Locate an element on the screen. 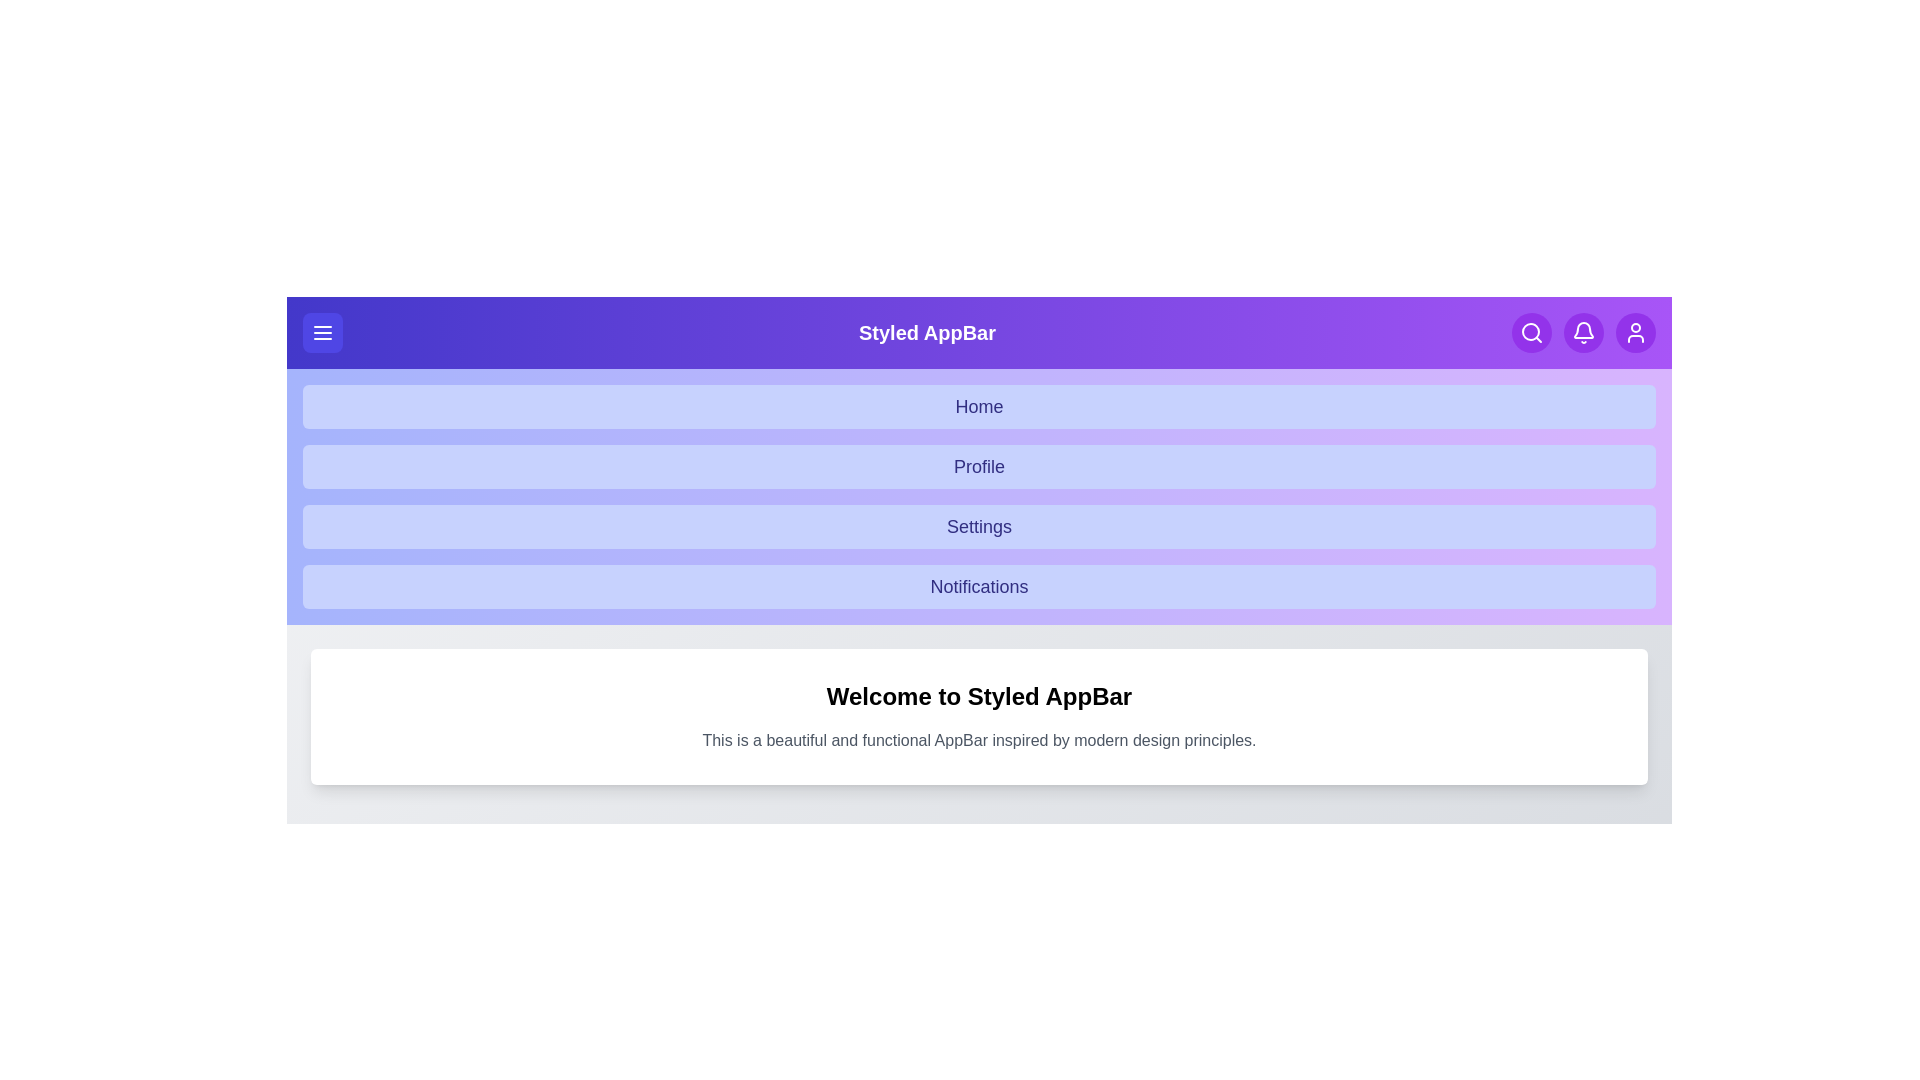 The height and width of the screenshot is (1080, 1920). the search button to activate the search functionality is located at coordinates (1530, 331).